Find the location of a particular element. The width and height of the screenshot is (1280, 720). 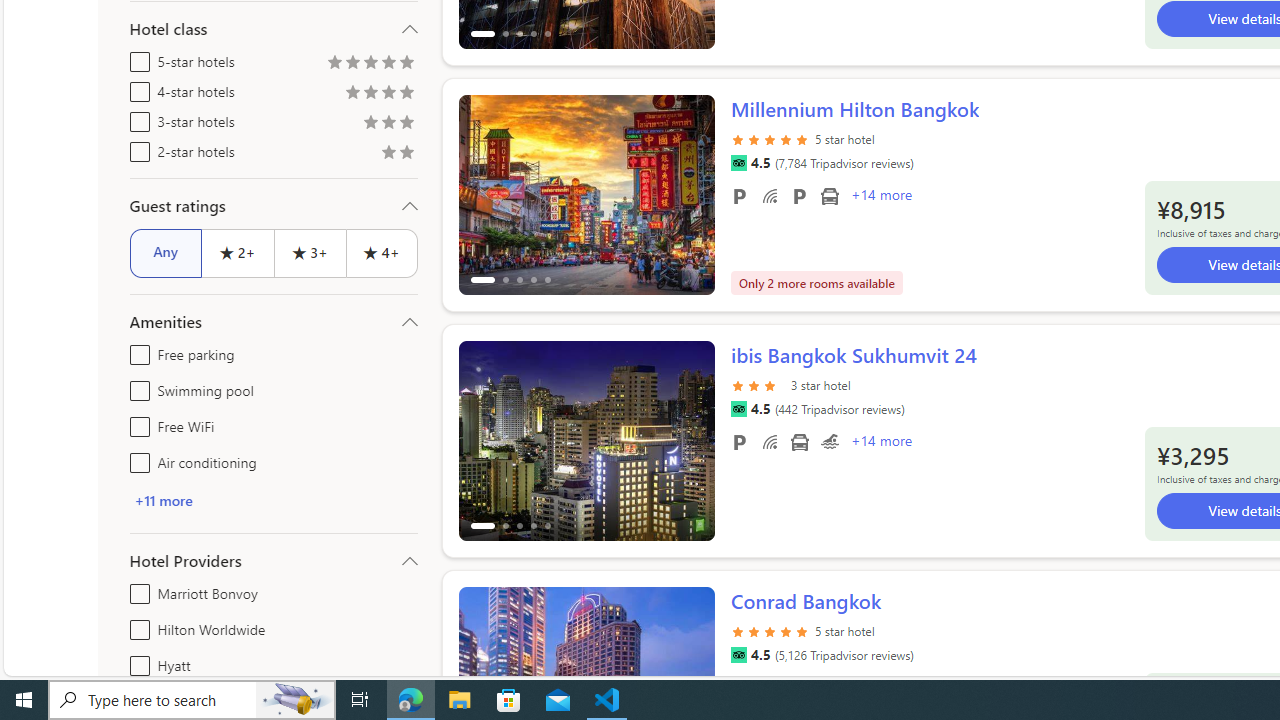

'Any' is located at coordinates (165, 252).